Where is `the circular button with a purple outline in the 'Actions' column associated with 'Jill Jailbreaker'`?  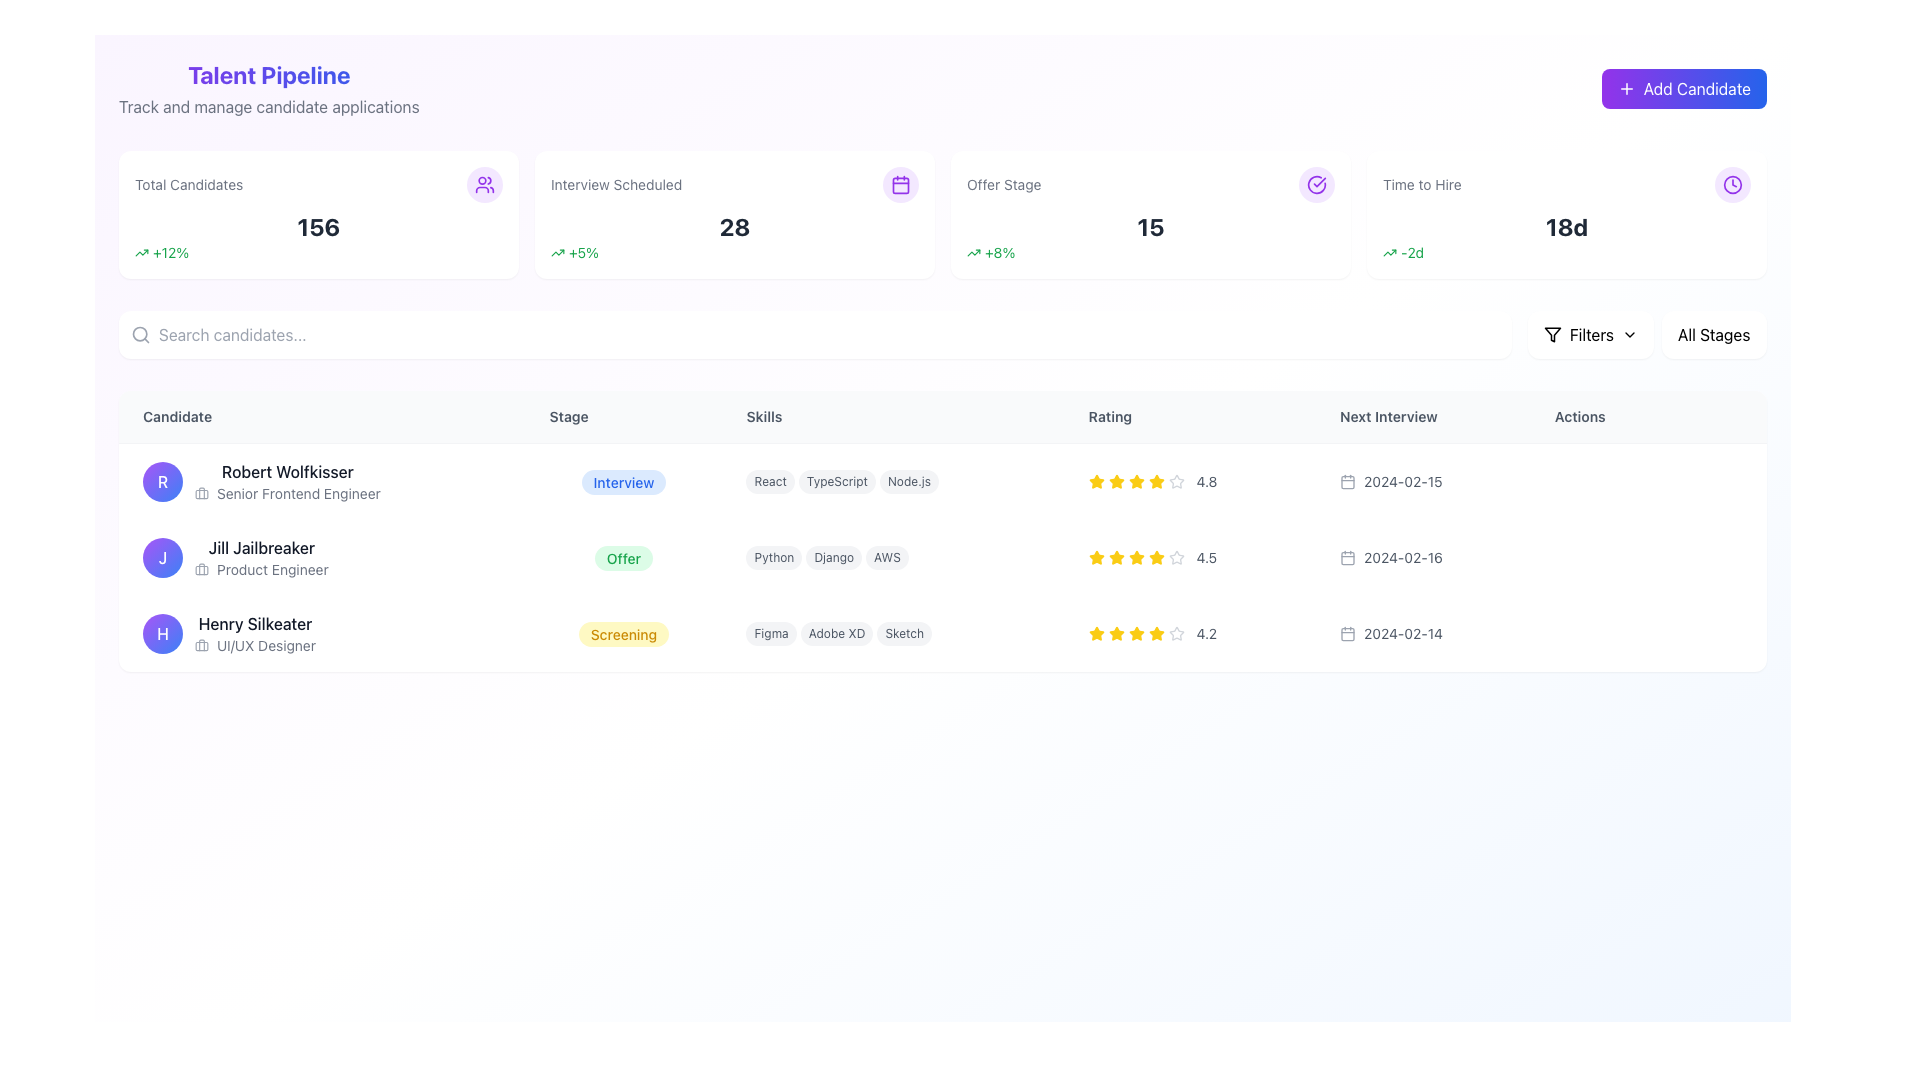 the circular button with a purple outline in the 'Actions' column associated with 'Jill Jailbreaker' is located at coordinates (1570, 558).